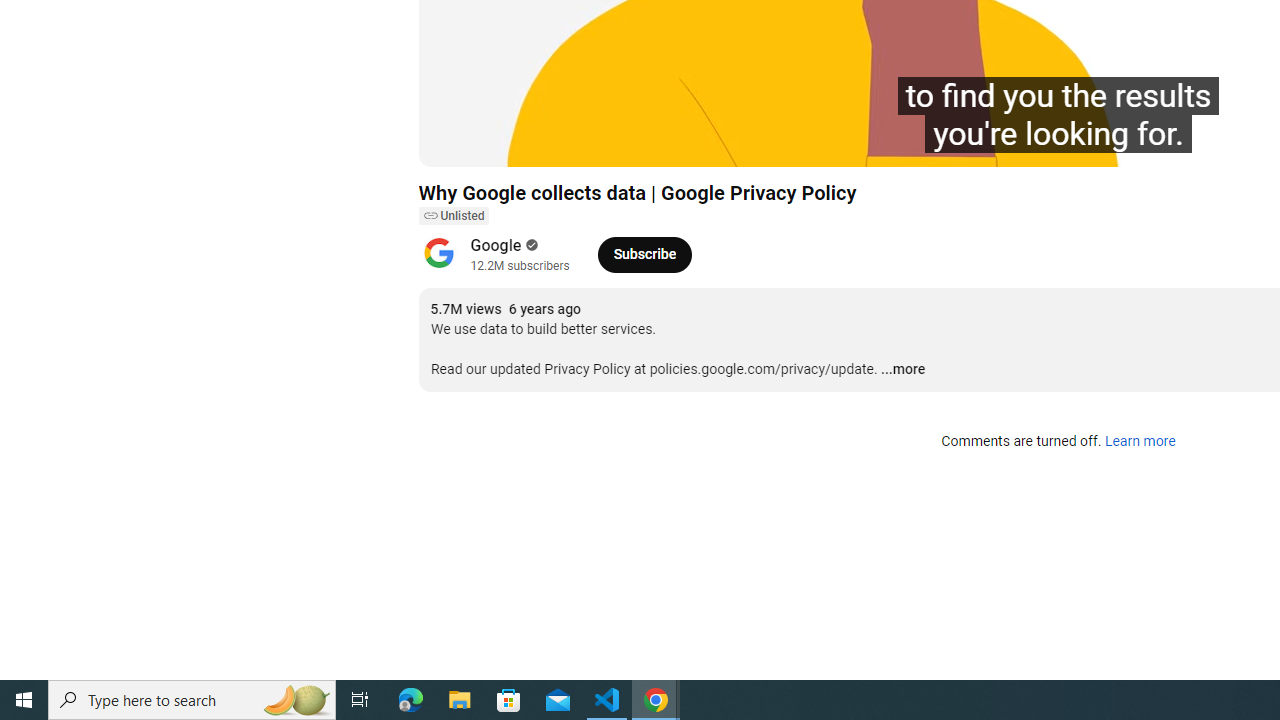 This screenshot has height=720, width=1280. What do you see at coordinates (902, 370) in the screenshot?
I see `'...more'` at bounding box center [902, 370].